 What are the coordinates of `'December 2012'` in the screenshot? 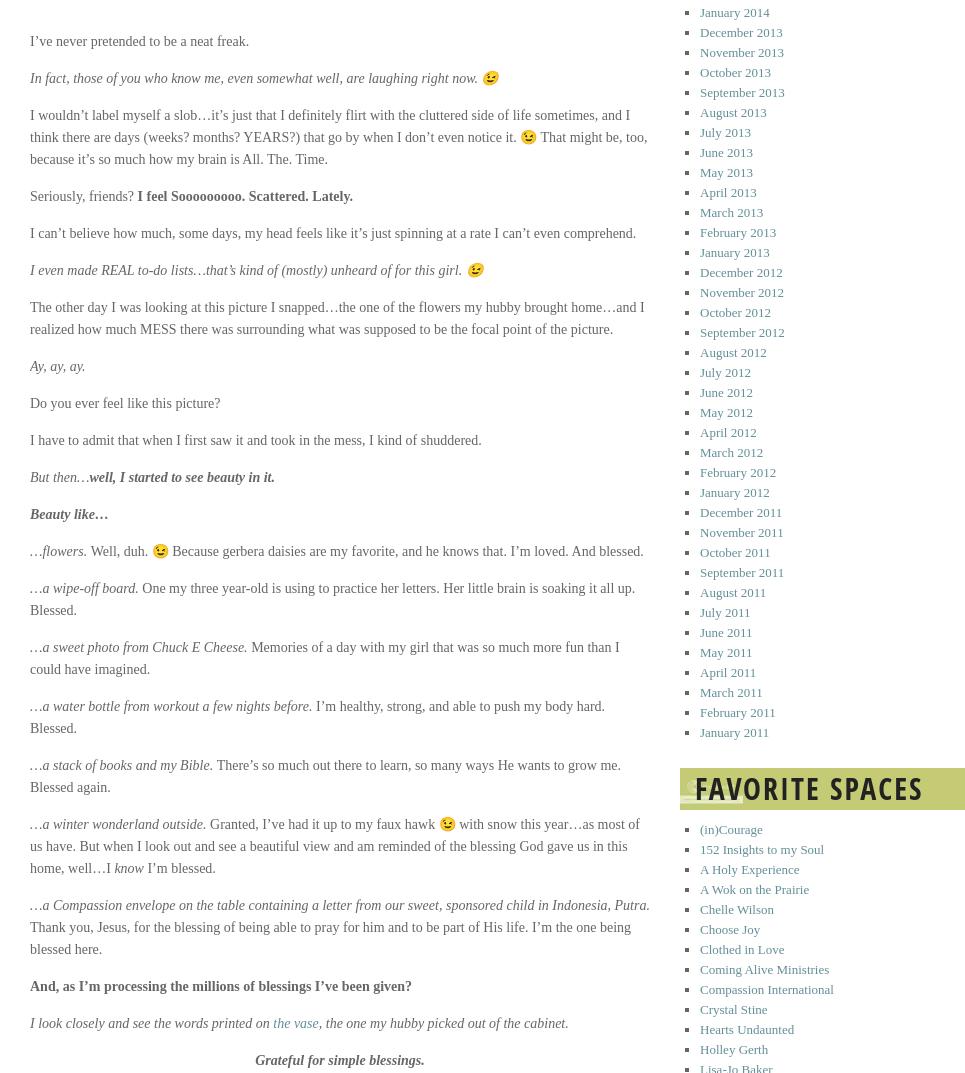 It's located at (741, 271).